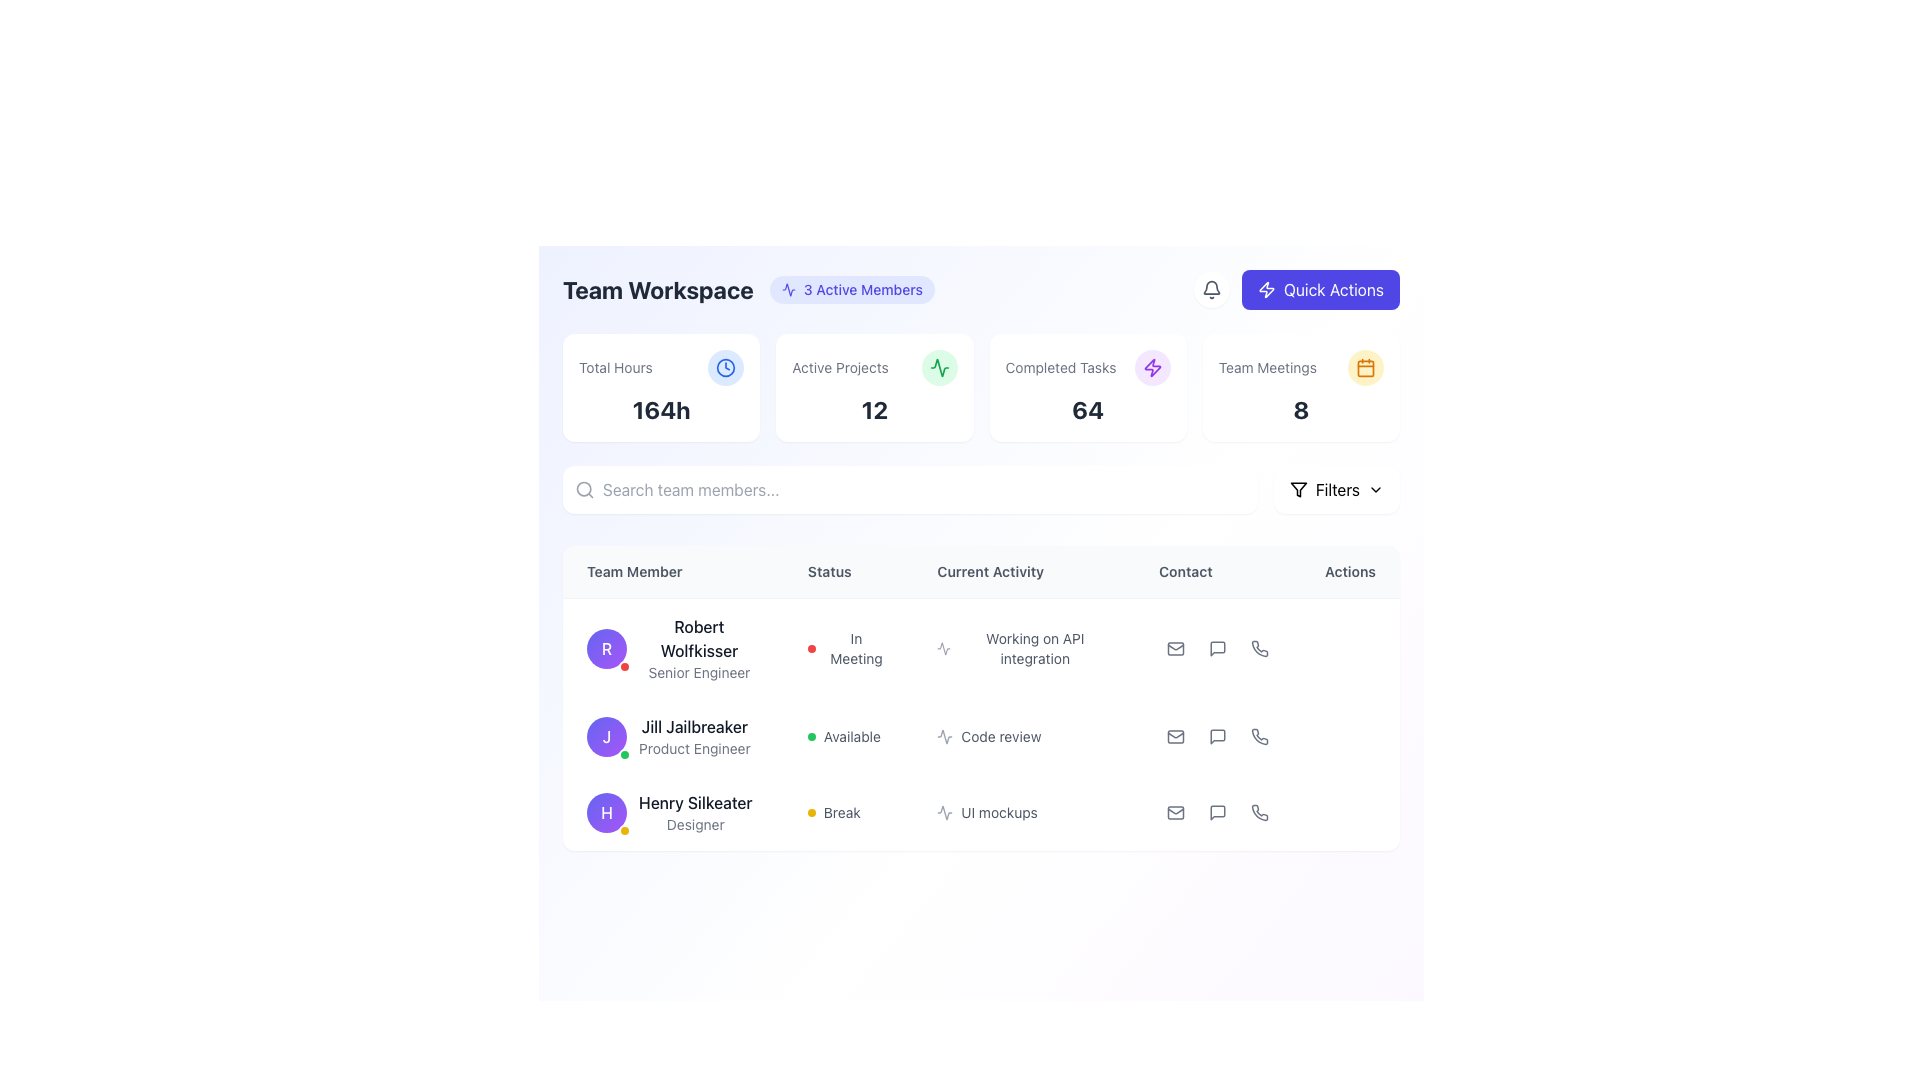 The height and width of the screenshot is (1080, 1920). What do you see at coordinates (1259, 648) in the screenshot?
I see `the phone icon button in light gray, located in the Actions column of the first row aligned with user Robert Wolfkisser to initiate a call` at bounding box center [1259, 648].